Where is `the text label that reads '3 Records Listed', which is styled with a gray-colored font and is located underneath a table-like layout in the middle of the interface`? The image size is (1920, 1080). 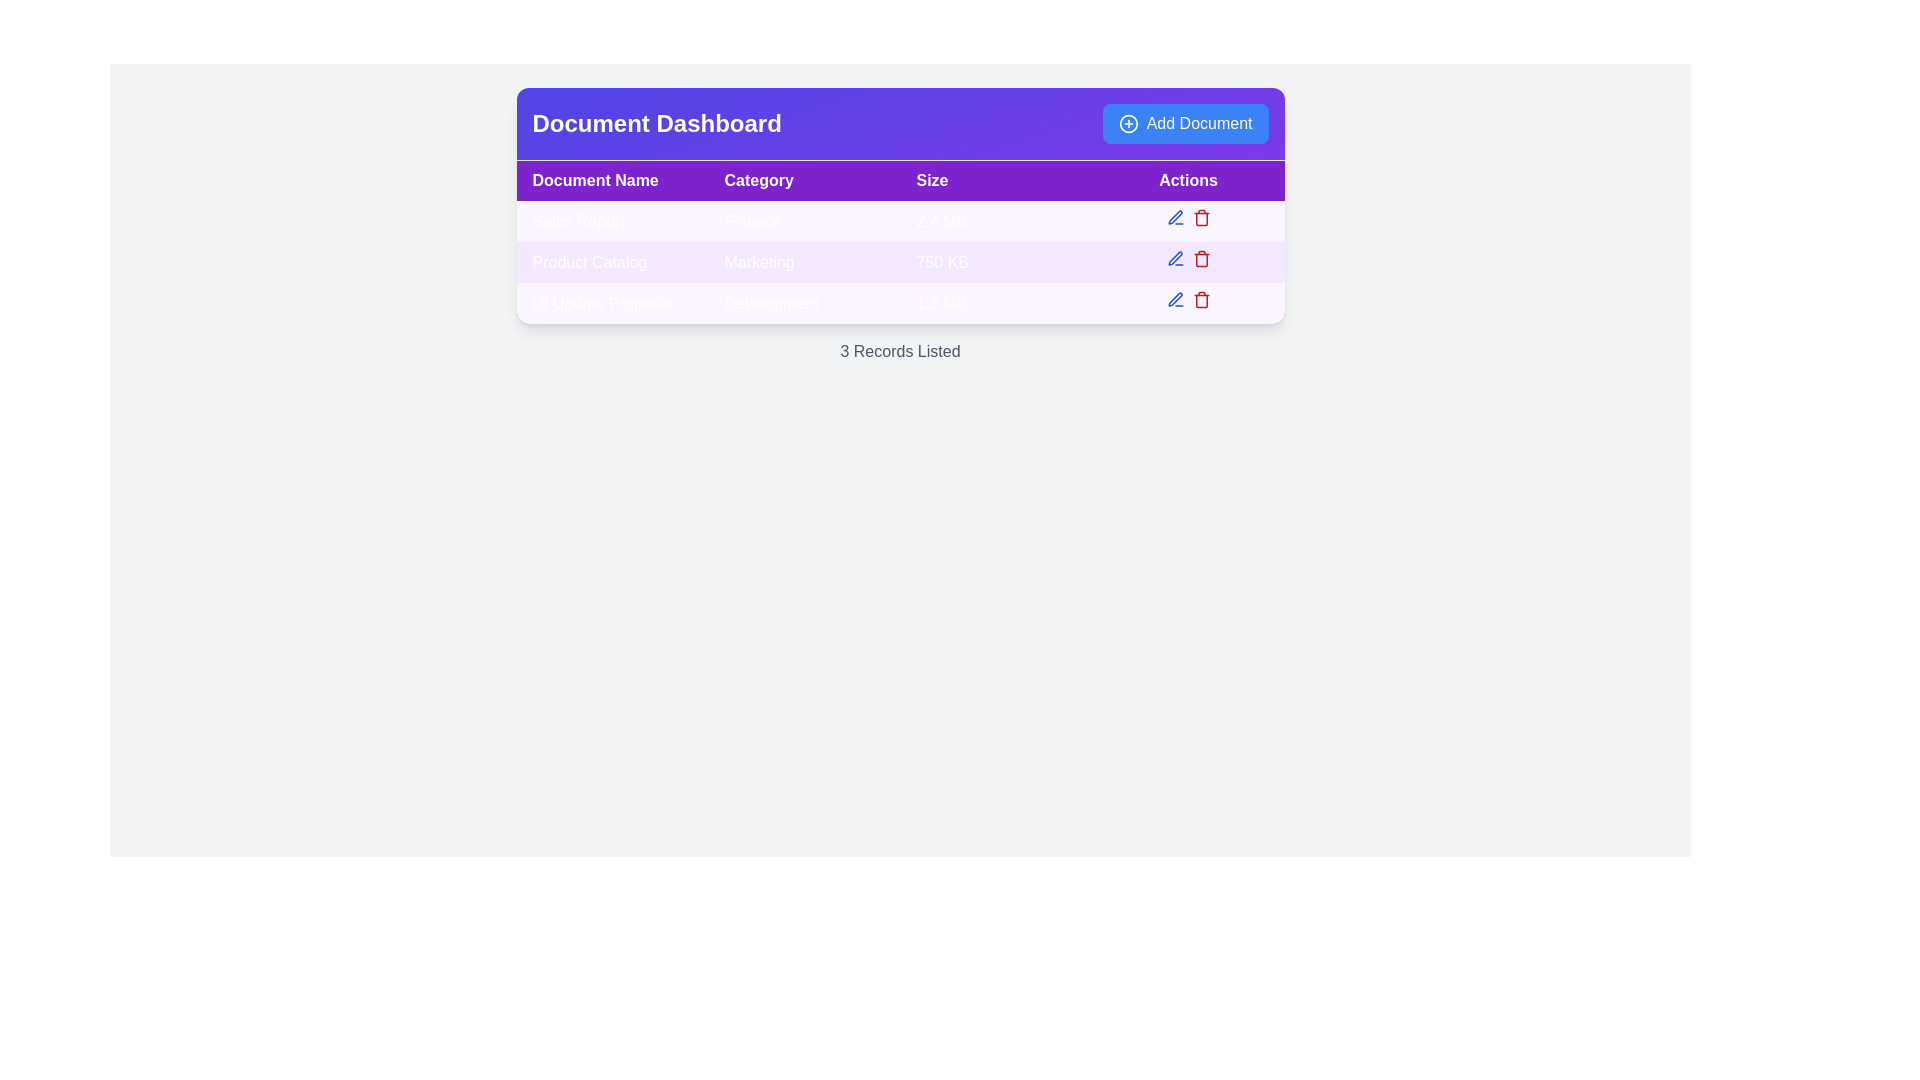
the text label that reads '3 Records Listed', which is styled with a gray-colored font and is located underneath a table-like layout in the middle of the interface is located at coordinates (899, 350).